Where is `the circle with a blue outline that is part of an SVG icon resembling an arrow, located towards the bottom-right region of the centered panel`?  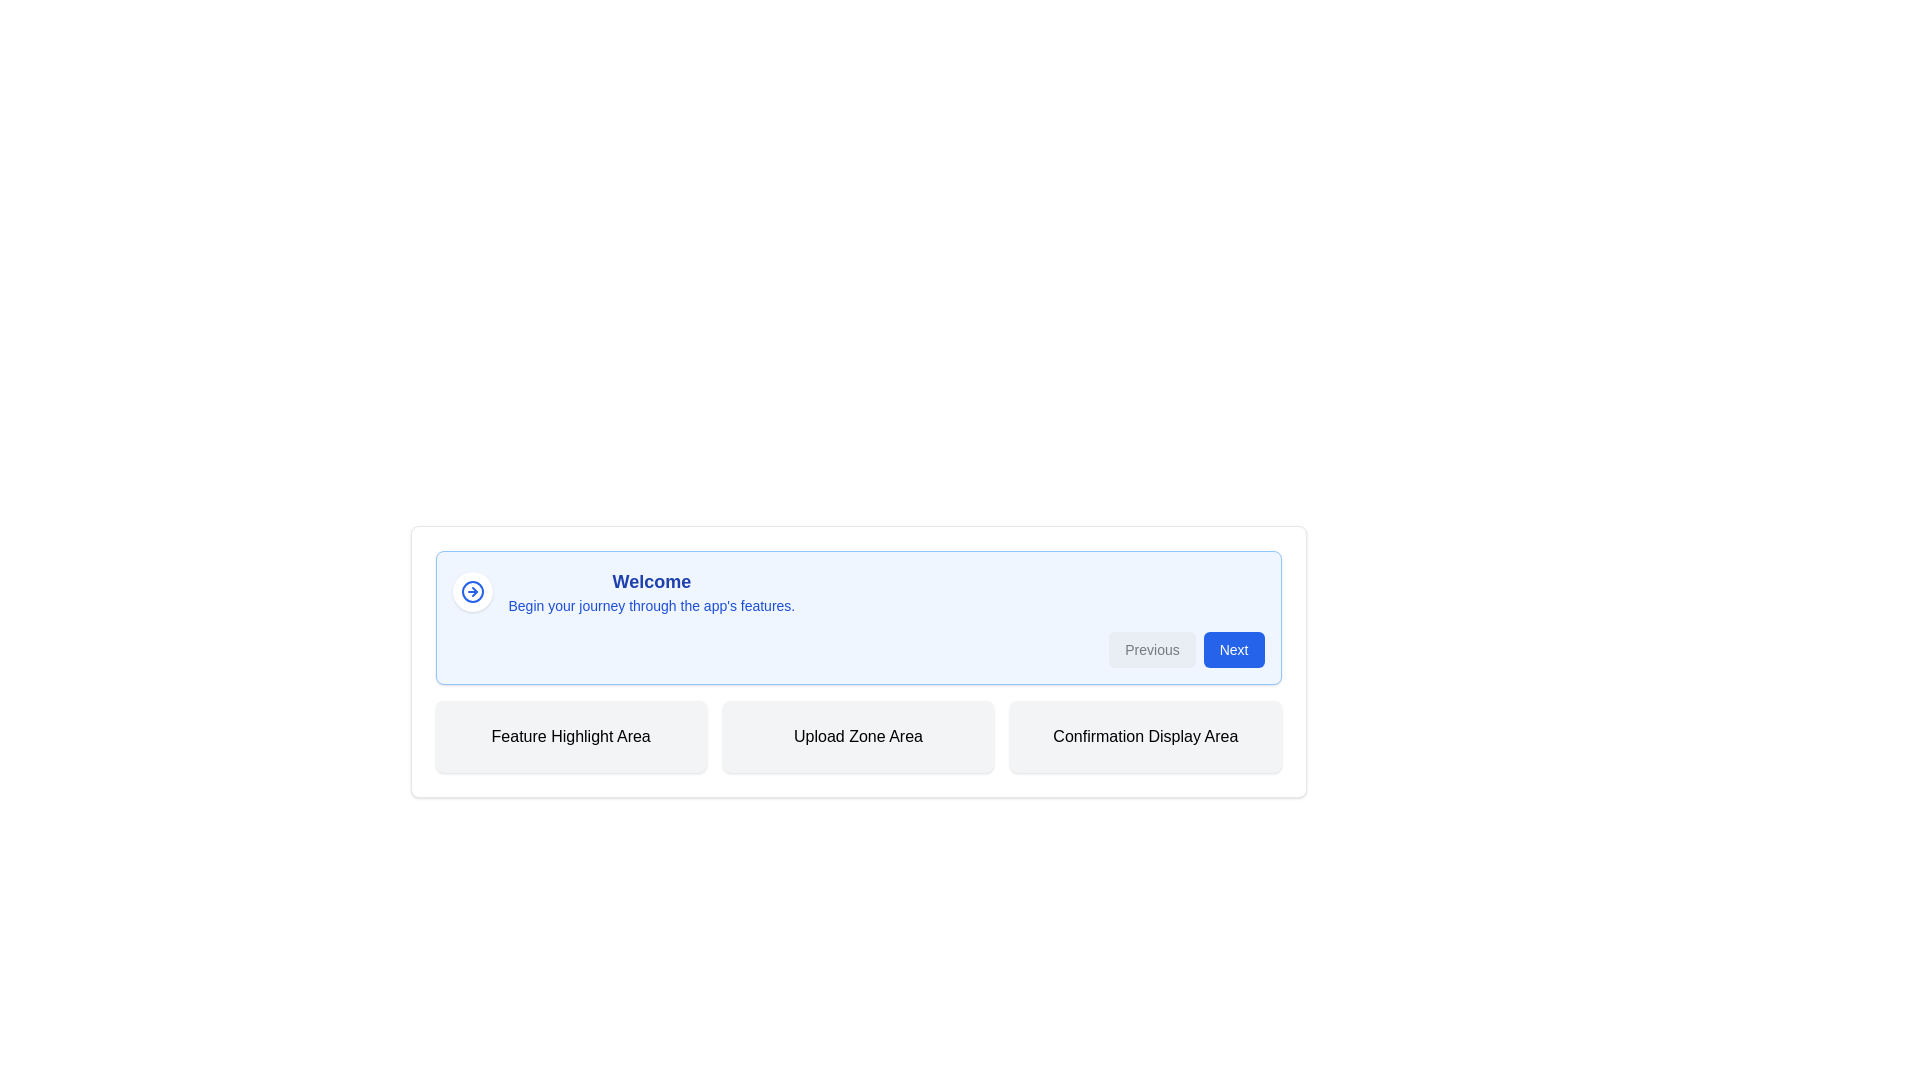 the circle with a blue outline that is part of an SVG icon resembling an arrow, located towards the bottom-right region of the centered panel is located at coordinates (471, 590).